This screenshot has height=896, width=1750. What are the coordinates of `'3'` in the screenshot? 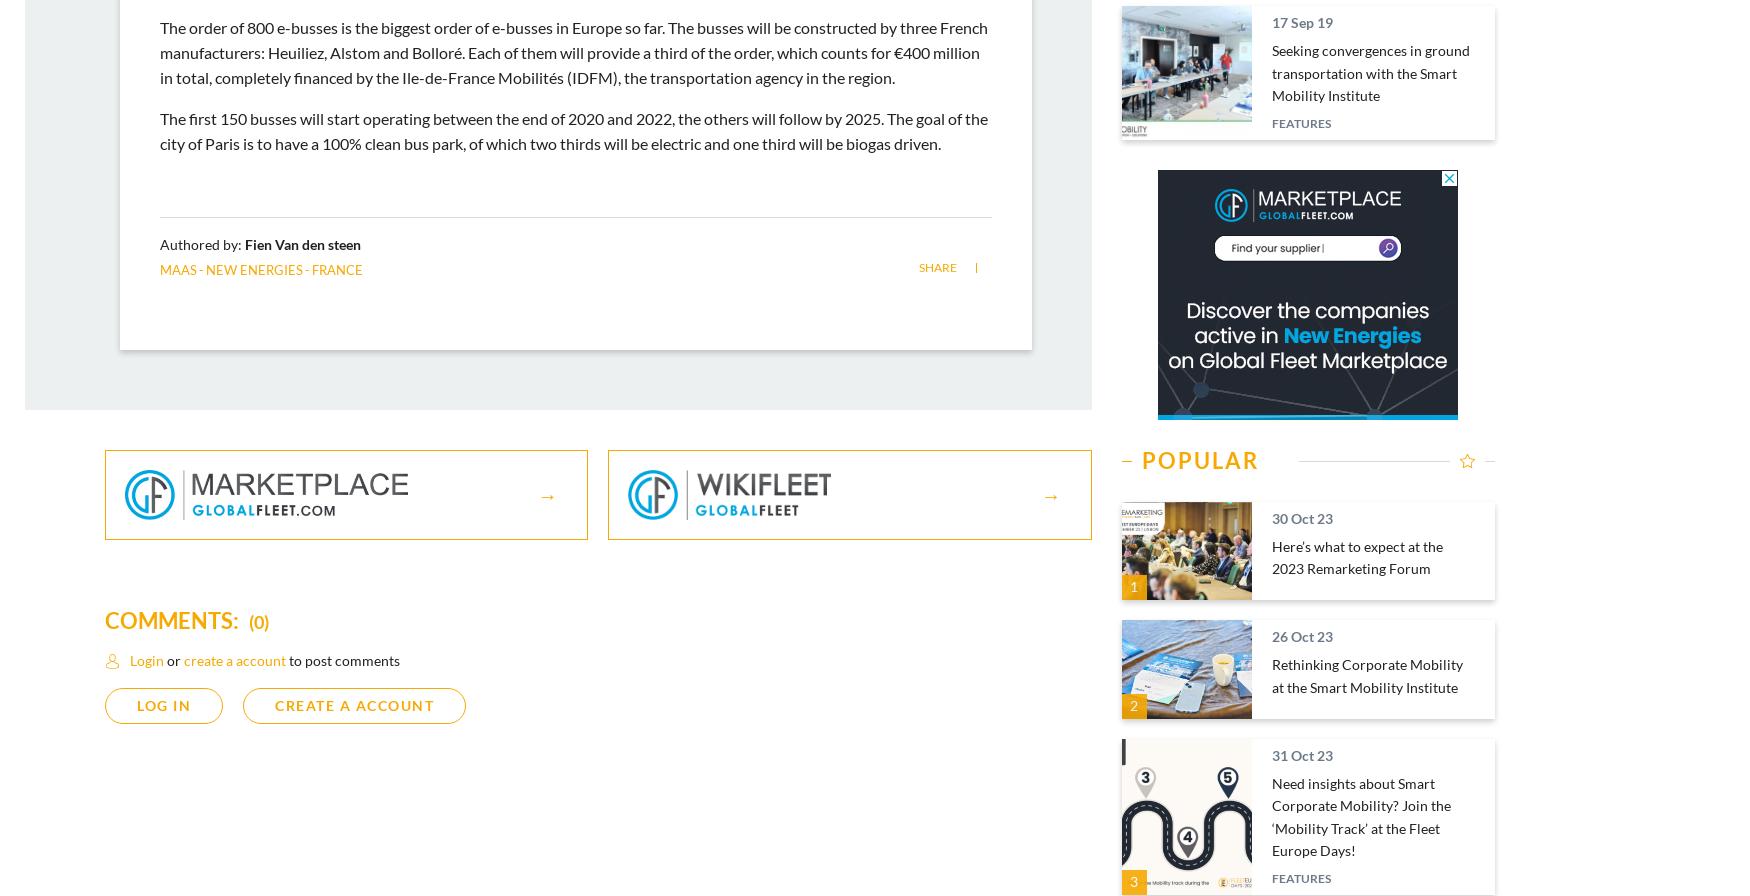 It's located at (1133, 880).